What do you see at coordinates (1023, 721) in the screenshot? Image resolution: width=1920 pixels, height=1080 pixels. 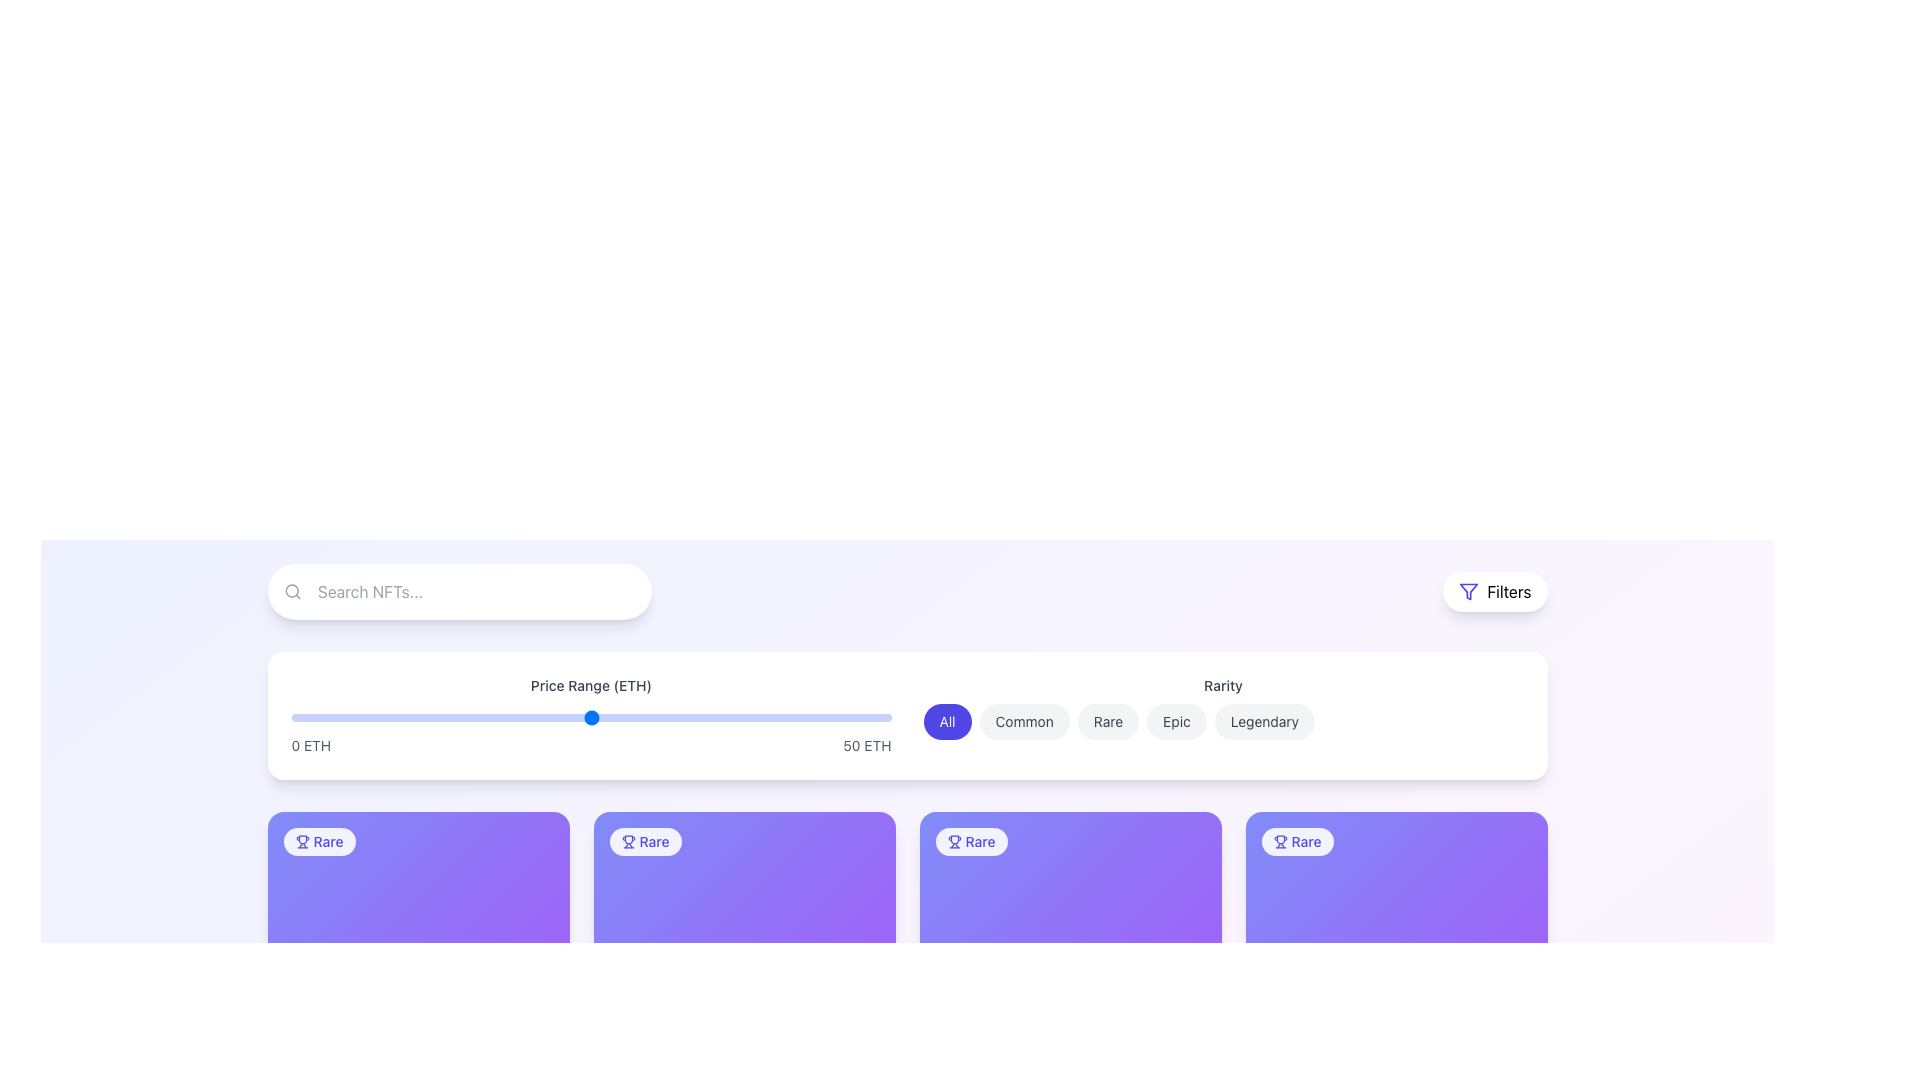 I see `the 'Common' button with rounded edges and a light gray background to filter items in the NFT list` at bounding box center [1023, 721].